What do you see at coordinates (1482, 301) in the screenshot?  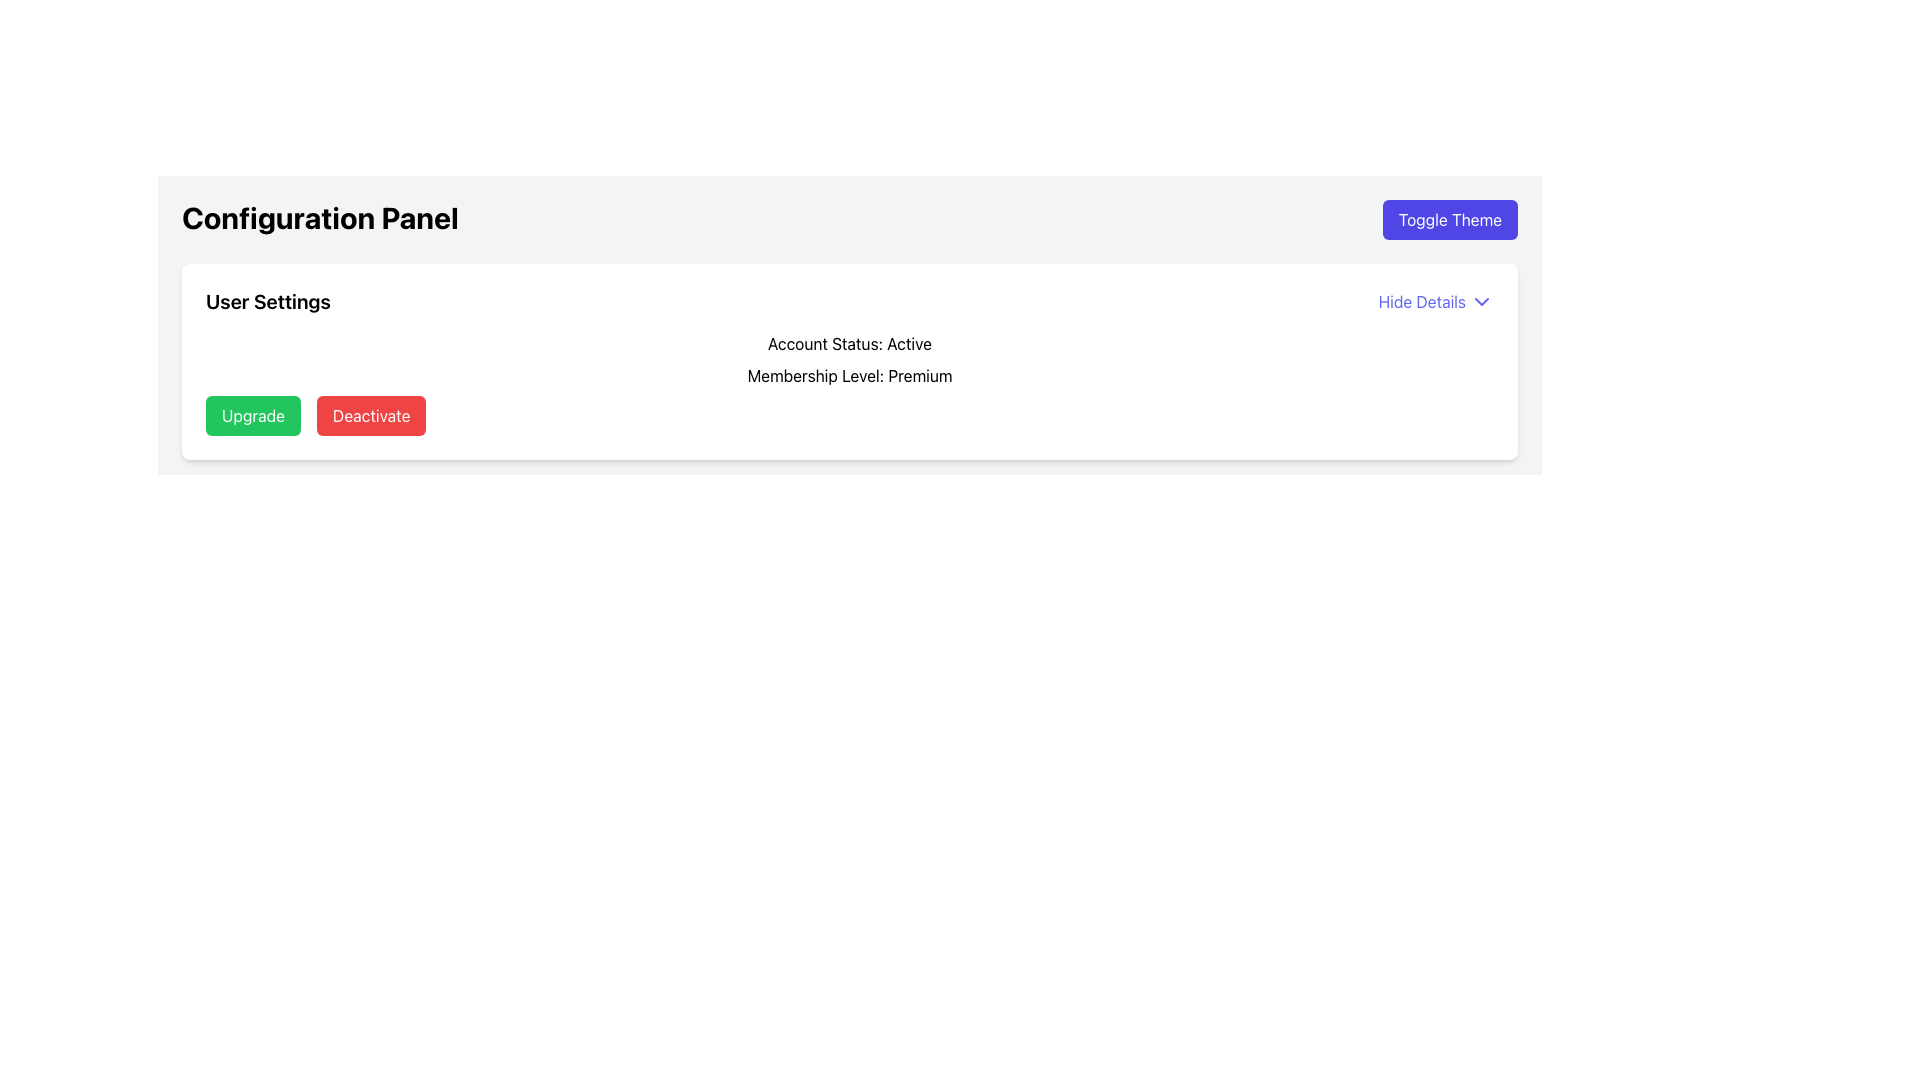 I see `the downward-pointing chevron icon located to the right of the 'Hide Details' text` at bounding box center [1482, 301].